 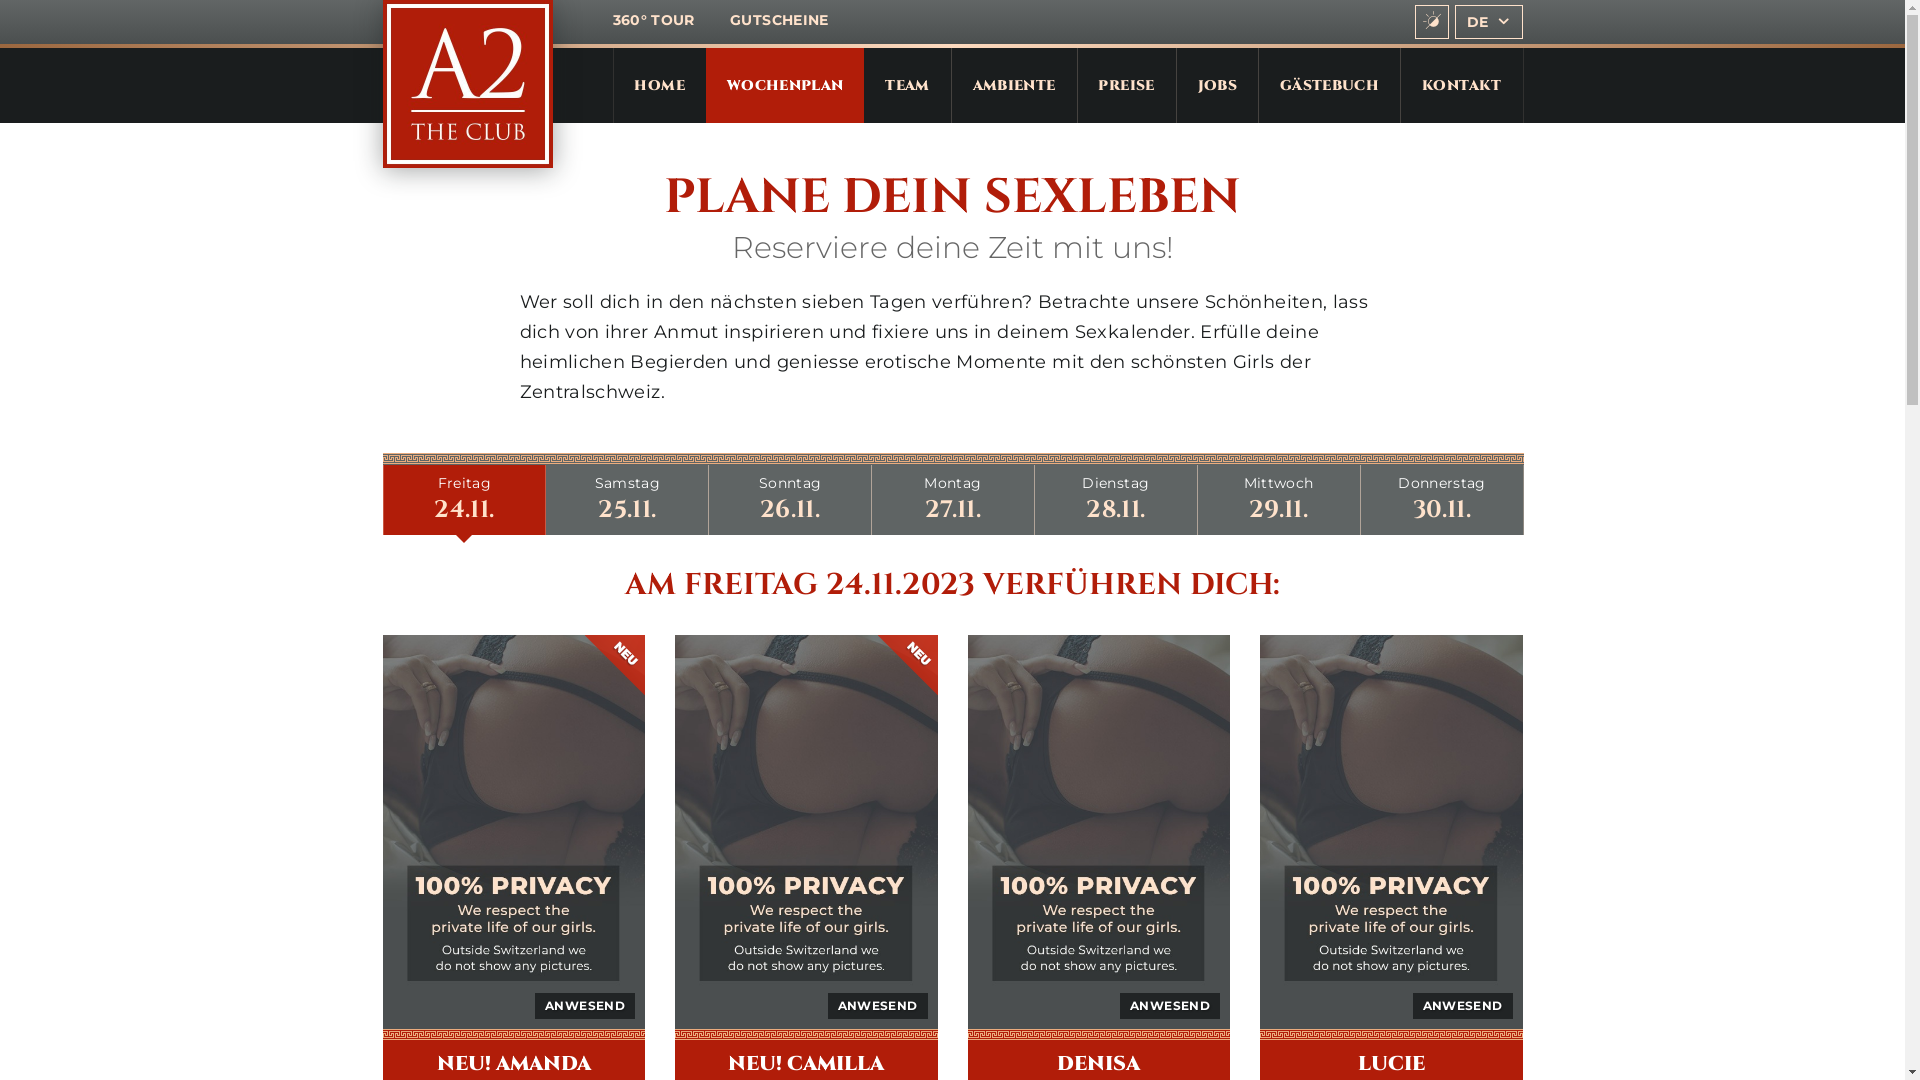 What do you see at coordinates (1216, 84) in the screenshot?
I see `'JOBS'` at bounding box center [1216, 84].